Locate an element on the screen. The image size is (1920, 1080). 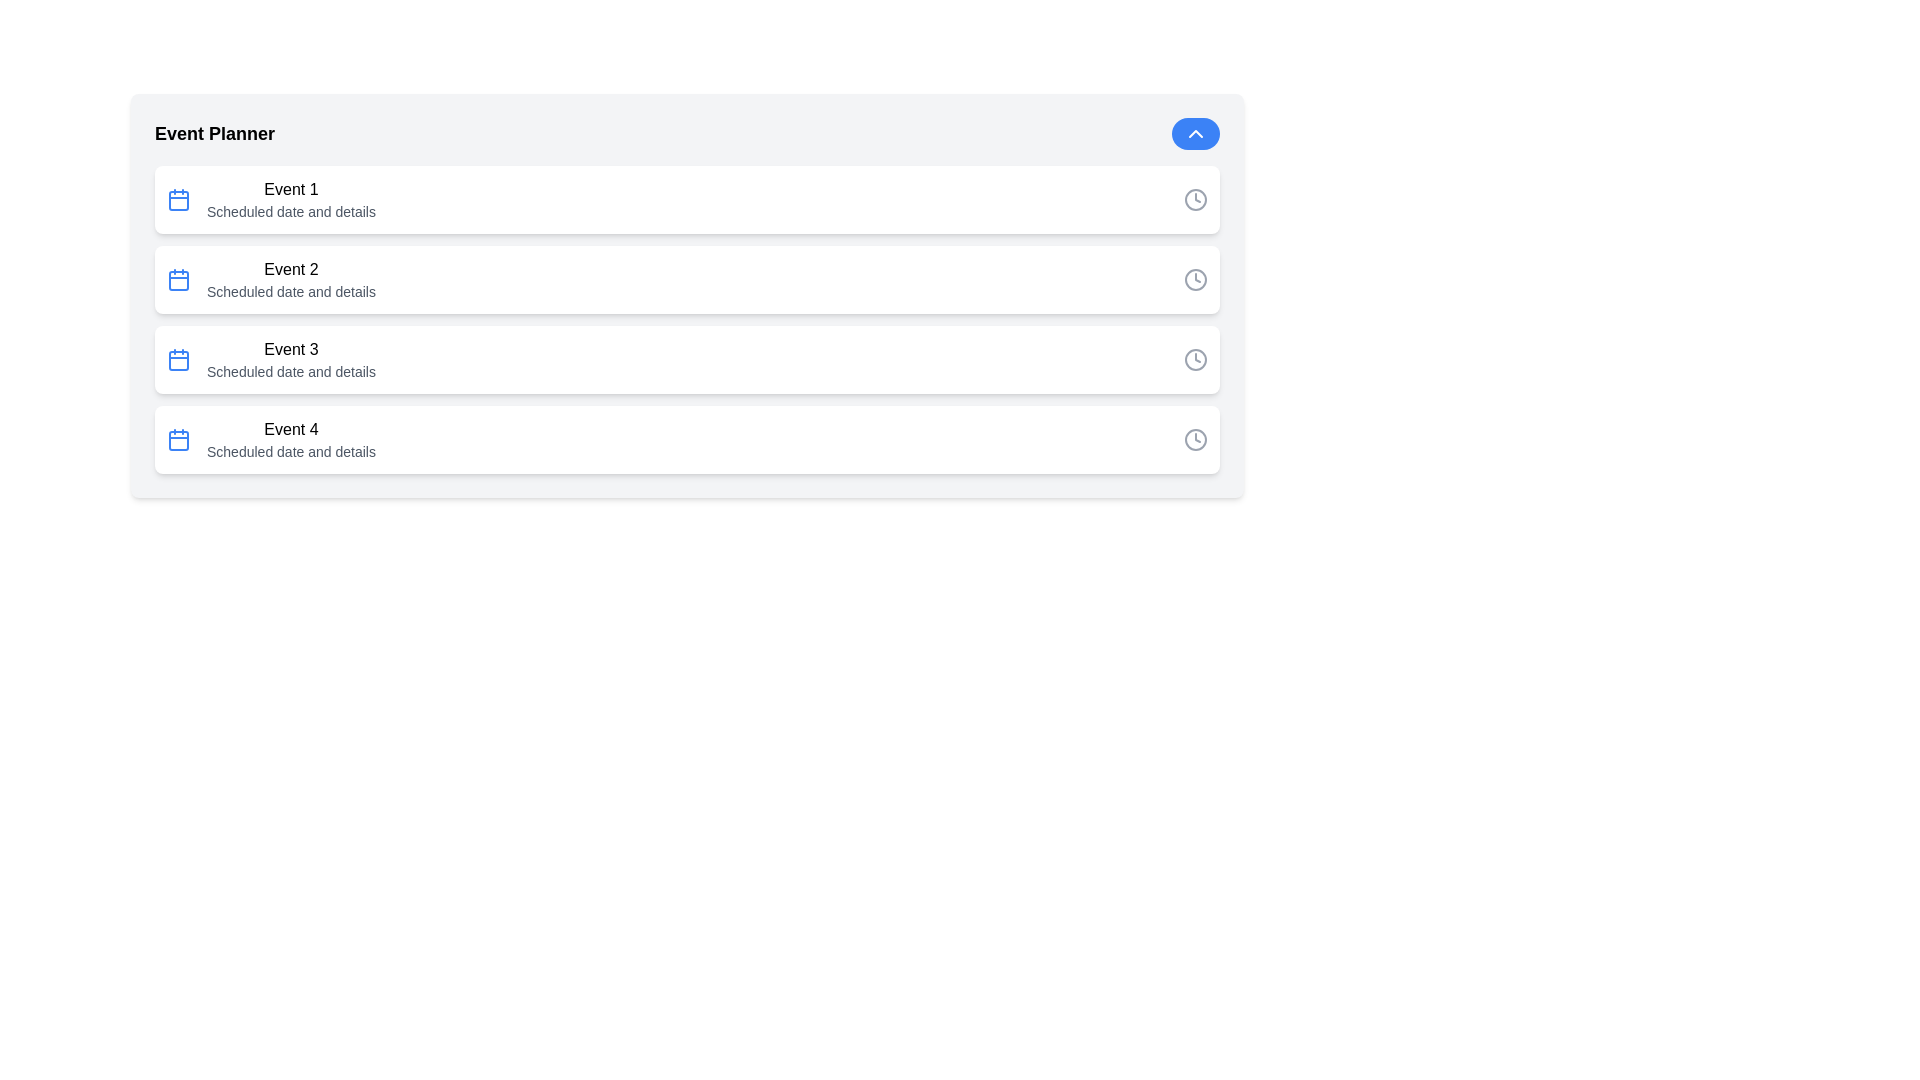
the clock icon, which is a circular outline with clock hands, located to the far right of the 'Event 4' row and adjacent to 'Scheduled date and details' is located at coordinates (1195, 438).